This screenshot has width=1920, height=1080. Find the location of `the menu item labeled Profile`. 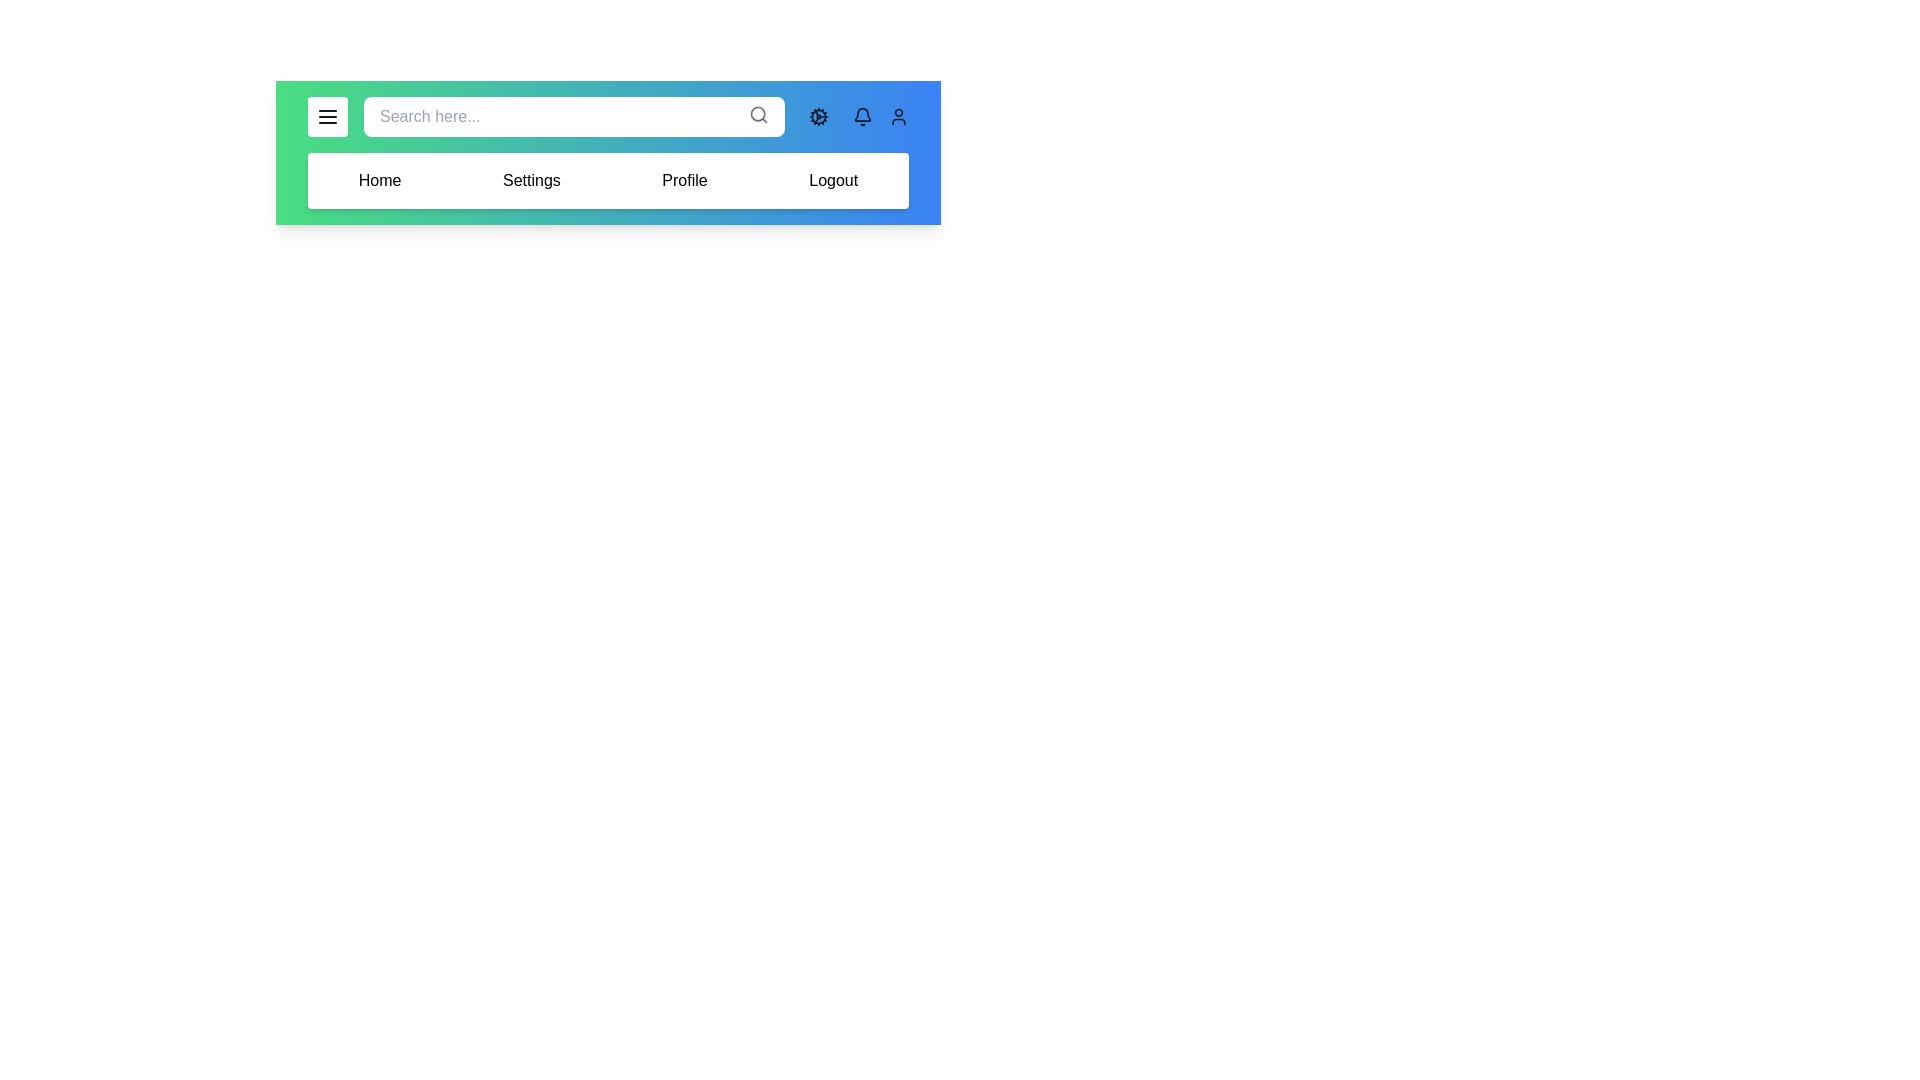

the menu item labeled Profile is located at coordinates (685, 181).